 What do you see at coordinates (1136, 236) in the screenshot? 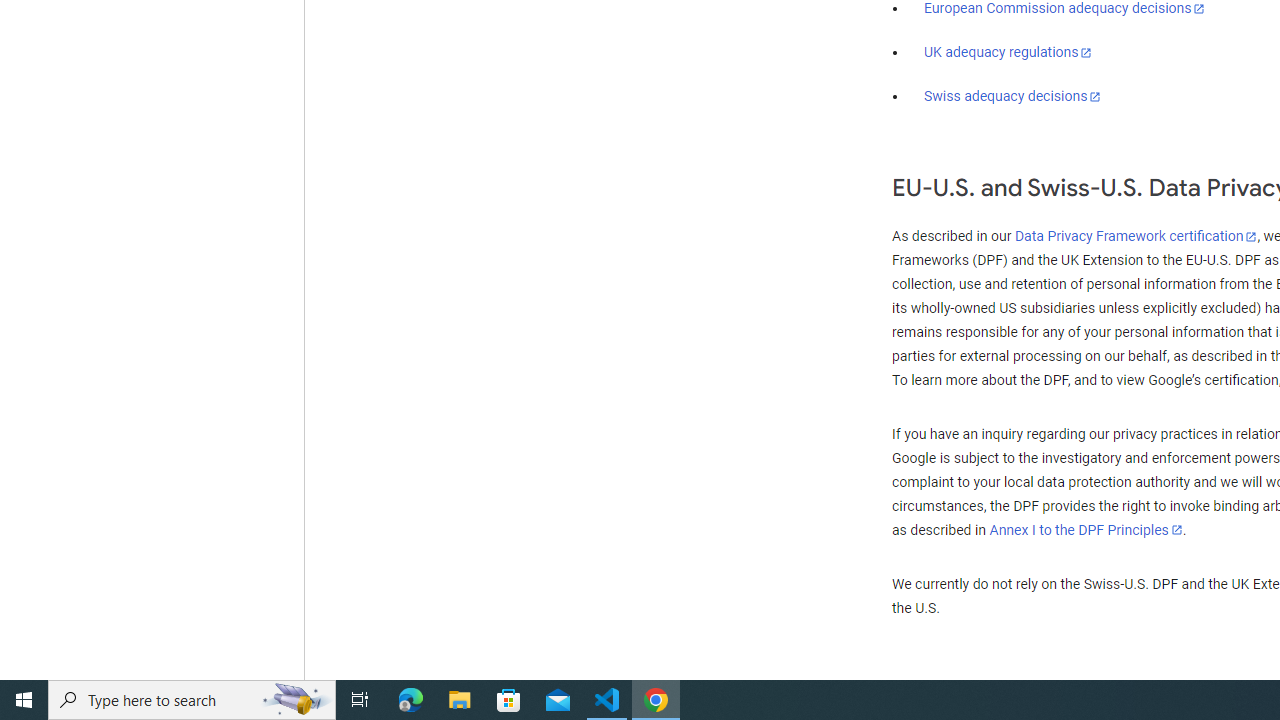
I see `'Data Privacy Framework certification'` at bounding box center [1136, 236].